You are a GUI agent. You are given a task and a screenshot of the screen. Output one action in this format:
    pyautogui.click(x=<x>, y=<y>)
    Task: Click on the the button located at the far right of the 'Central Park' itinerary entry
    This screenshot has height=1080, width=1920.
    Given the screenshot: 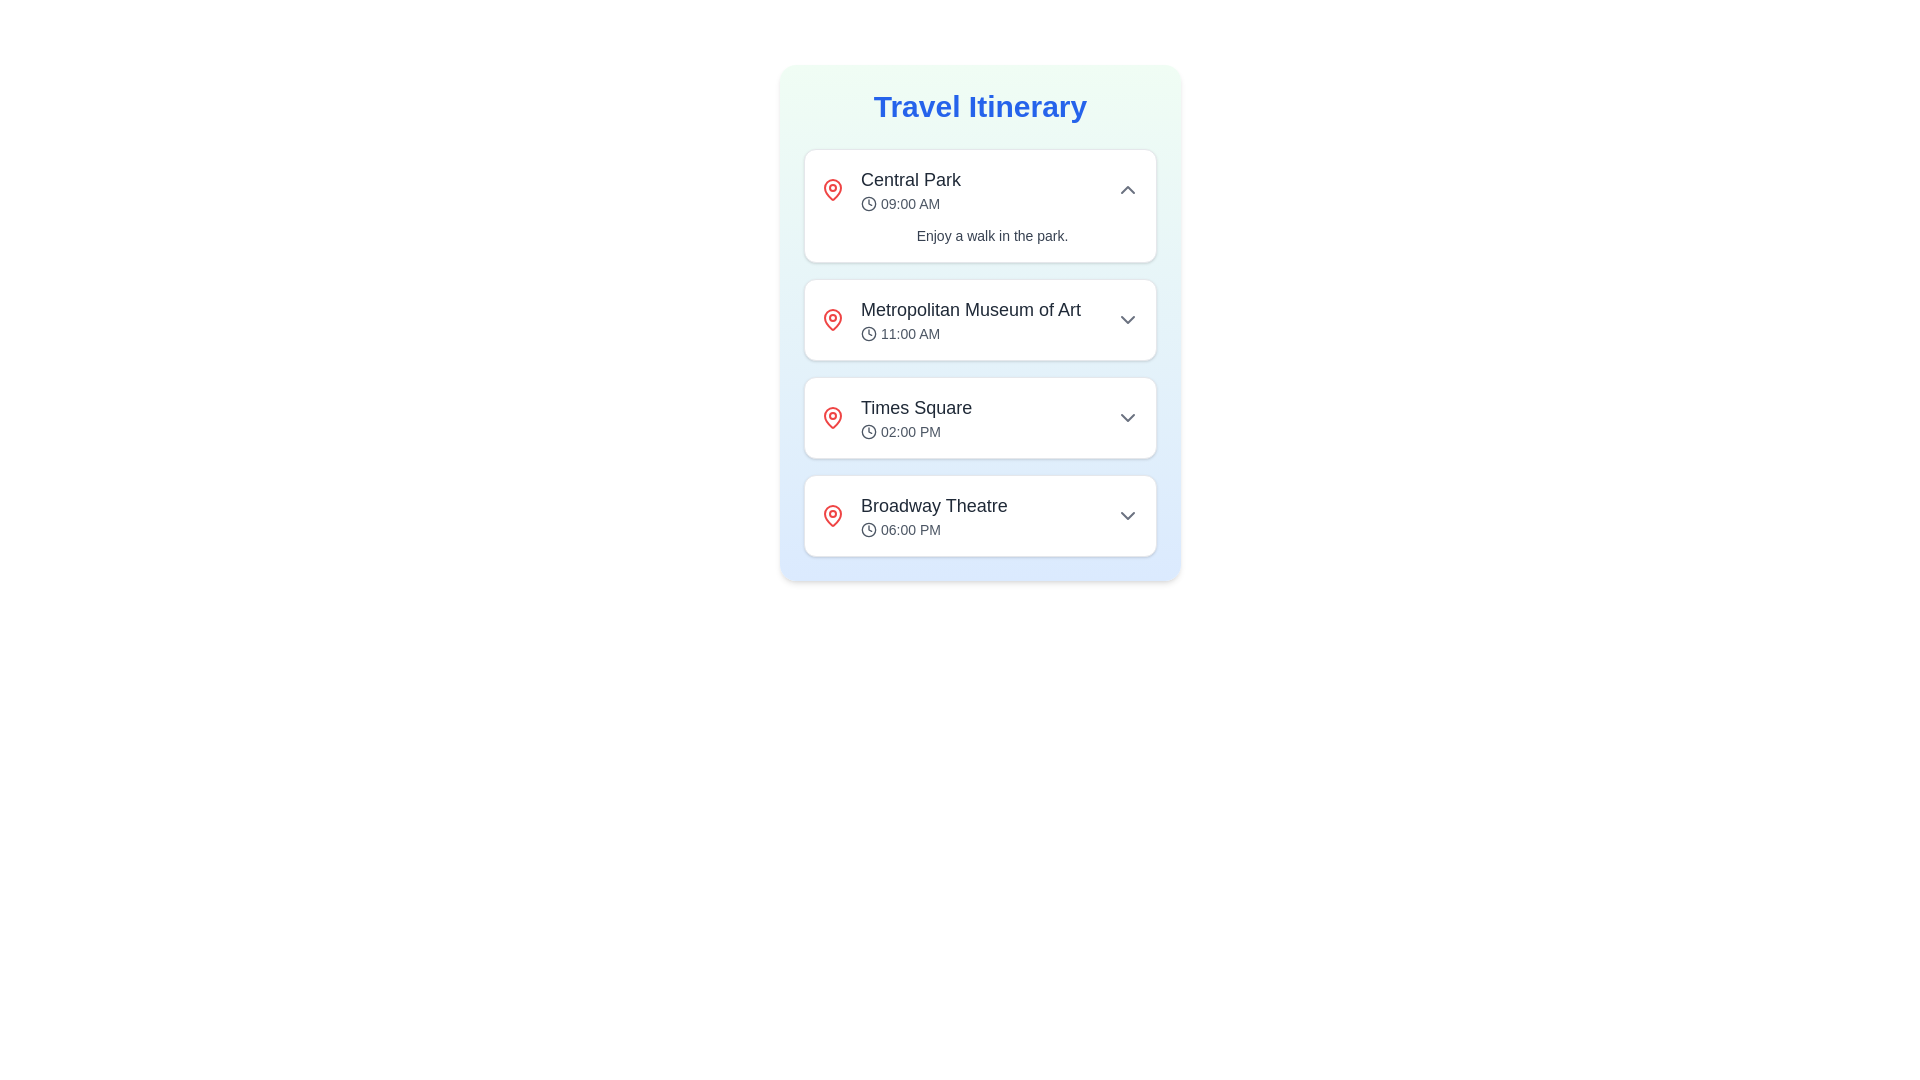 What is the action you would take?
    pyautogui.click(x=1128, y=189)
    